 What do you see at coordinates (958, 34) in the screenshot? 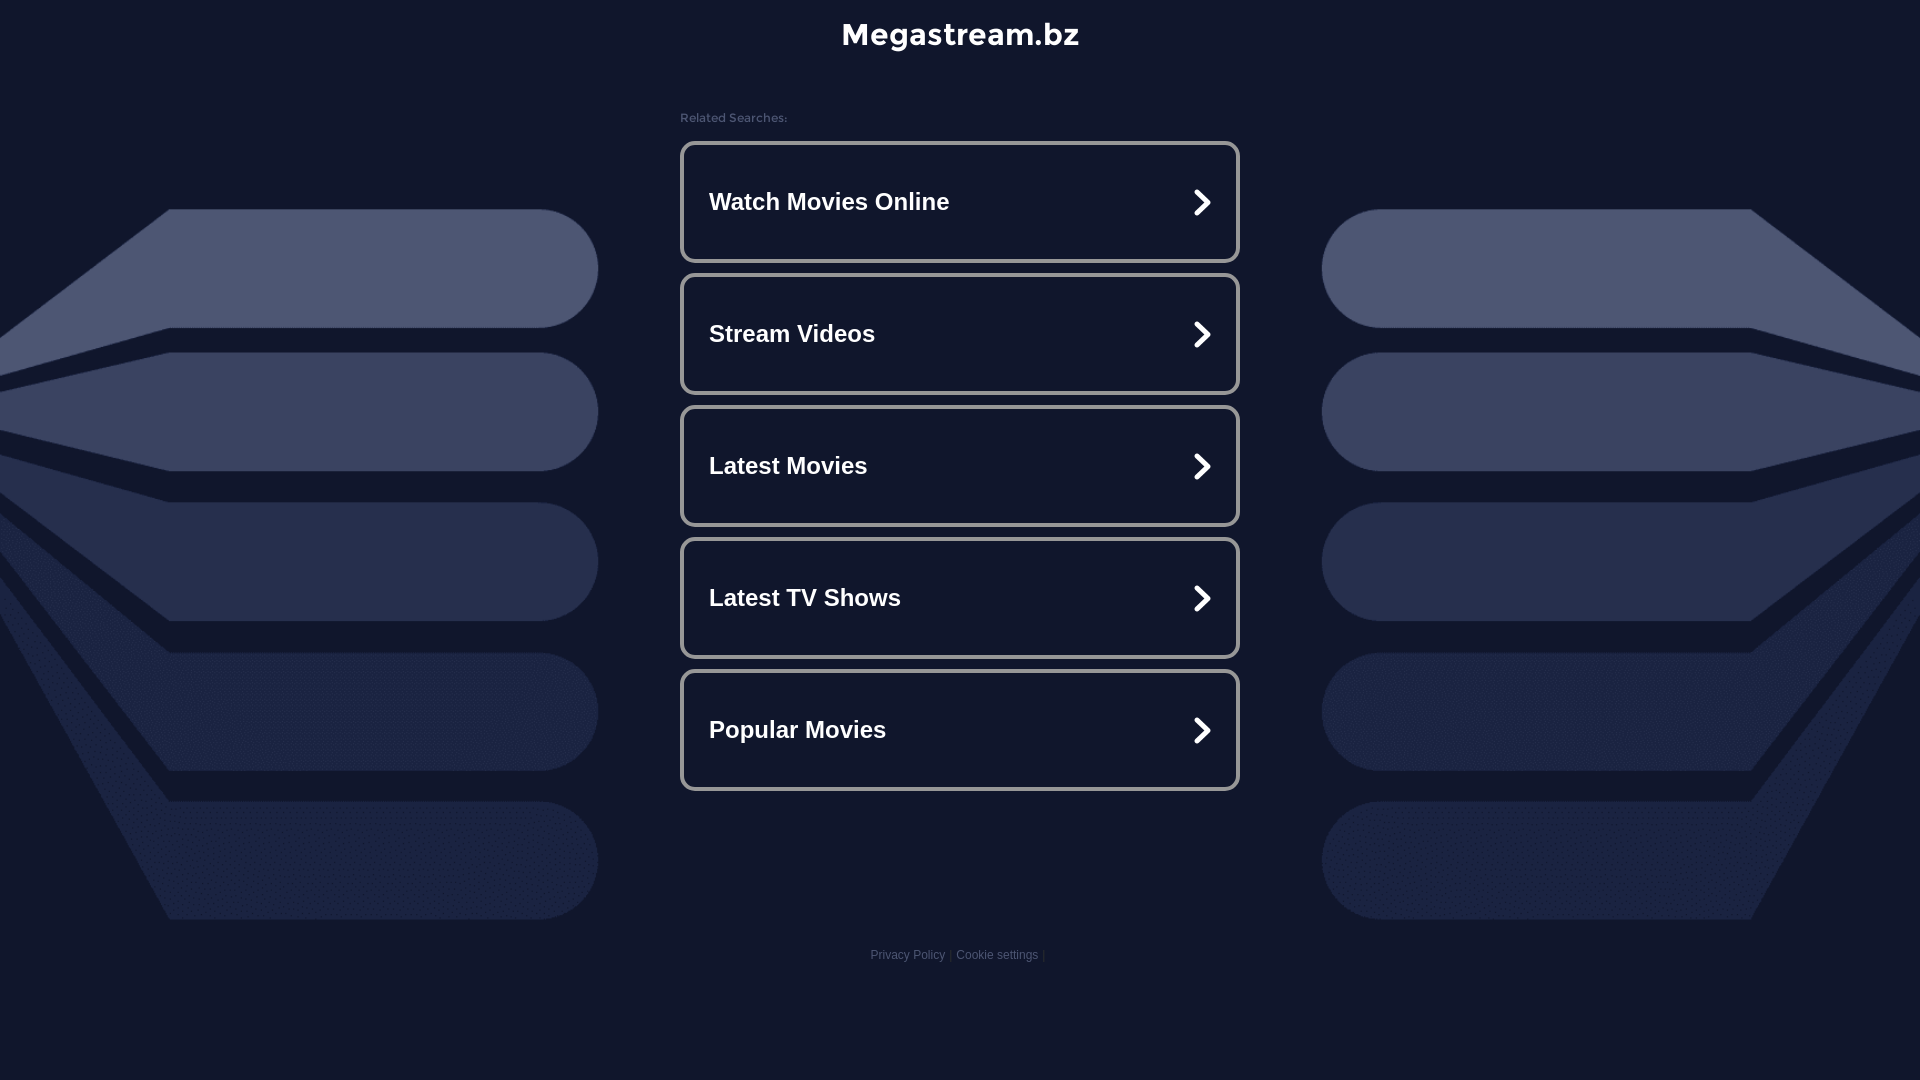
I see `'Megastream.bz'` at bounding box center [958, 34].